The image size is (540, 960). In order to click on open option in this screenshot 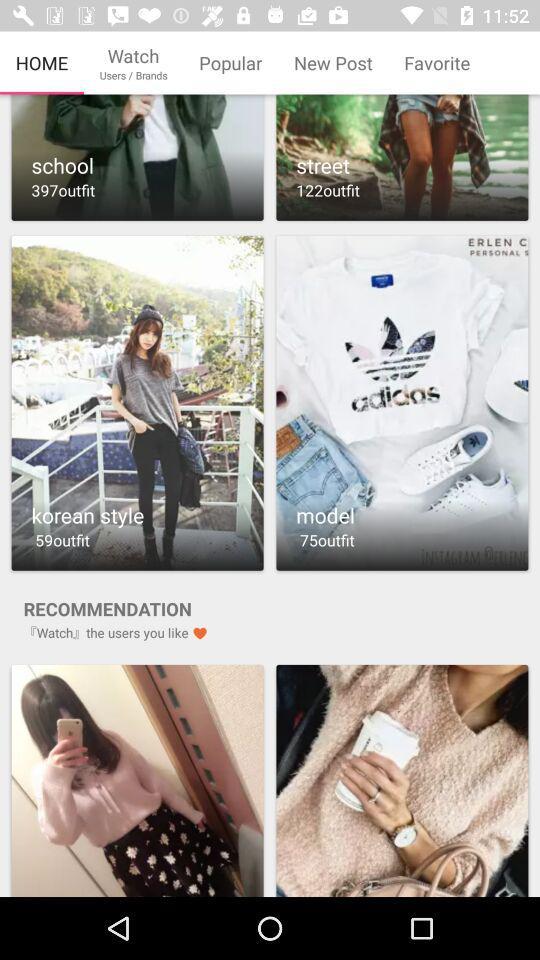, I will do `click(402, 402)`.